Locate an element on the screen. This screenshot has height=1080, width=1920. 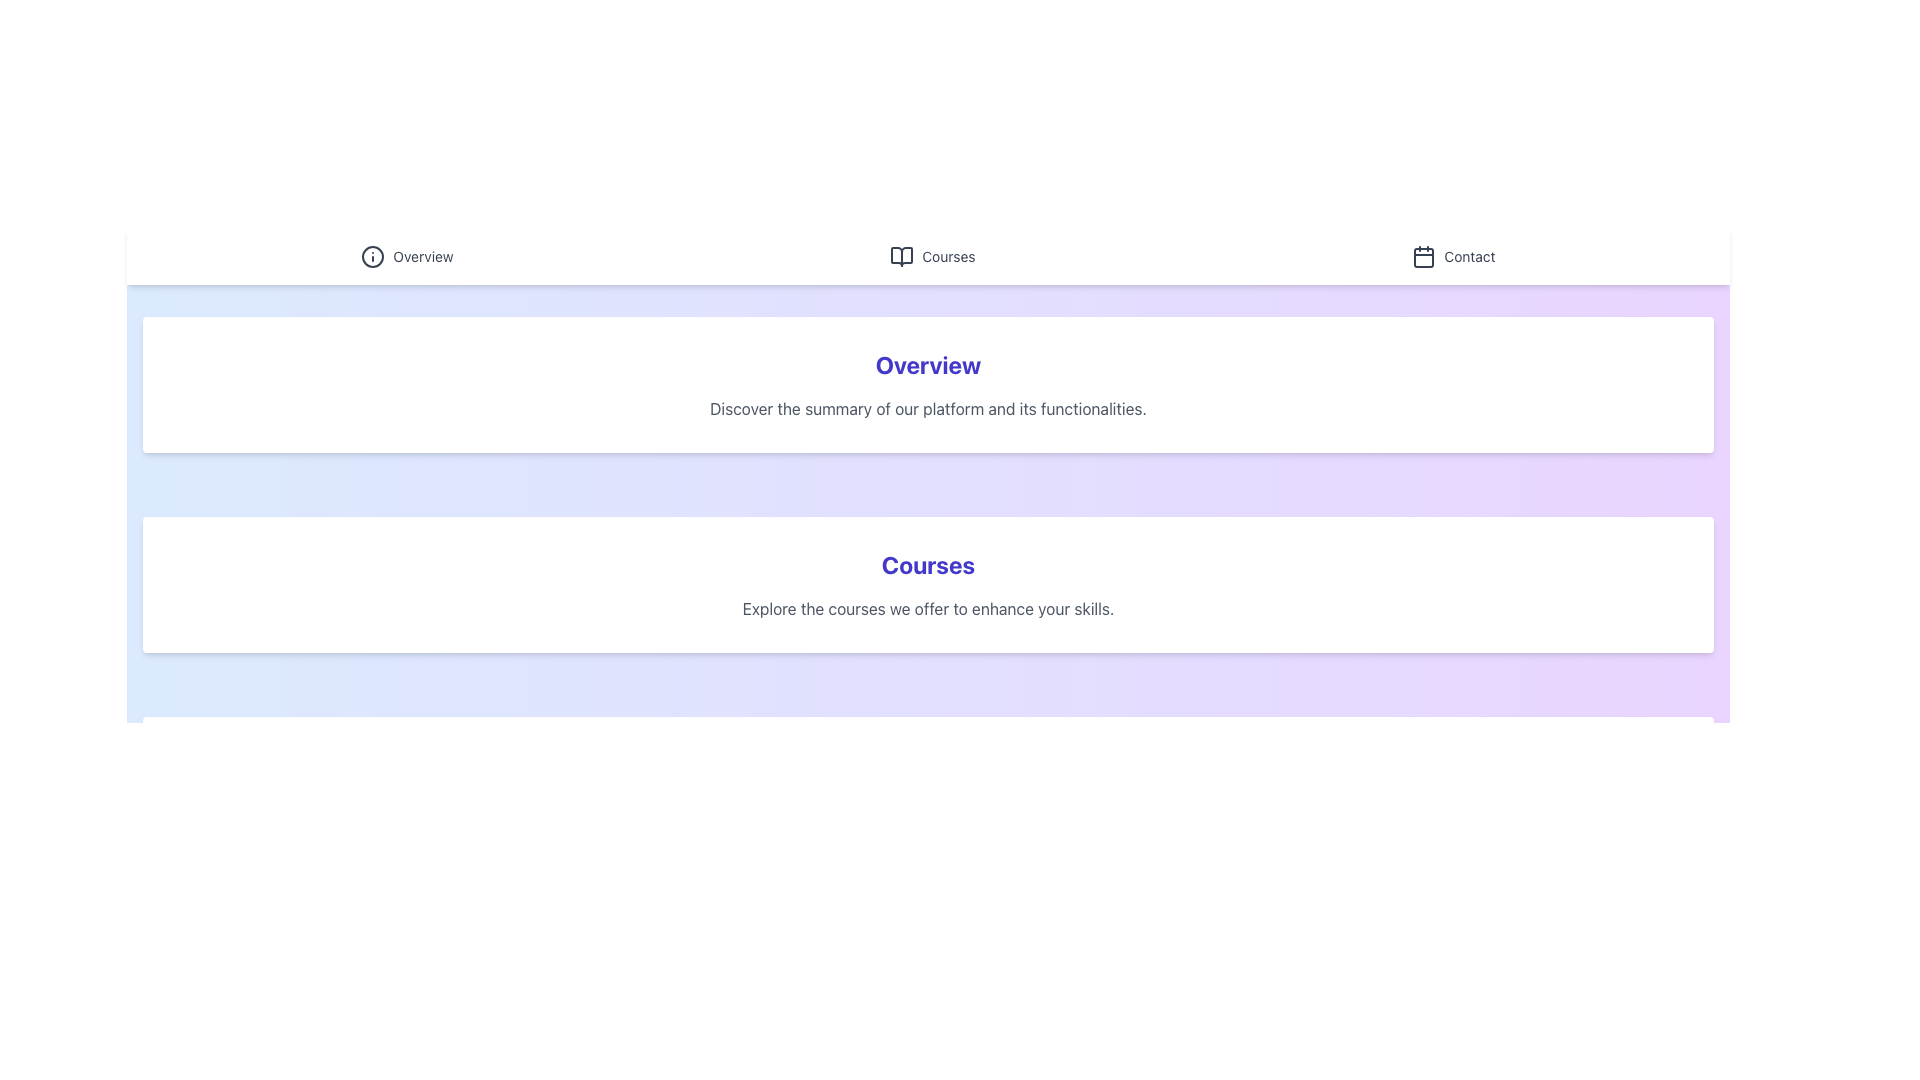
the open book icon located in the navigation bar, which is visually represented by black outlines on a transparent background, positioned to the left of the 'Courses' text is located at coordinates (901, 256).